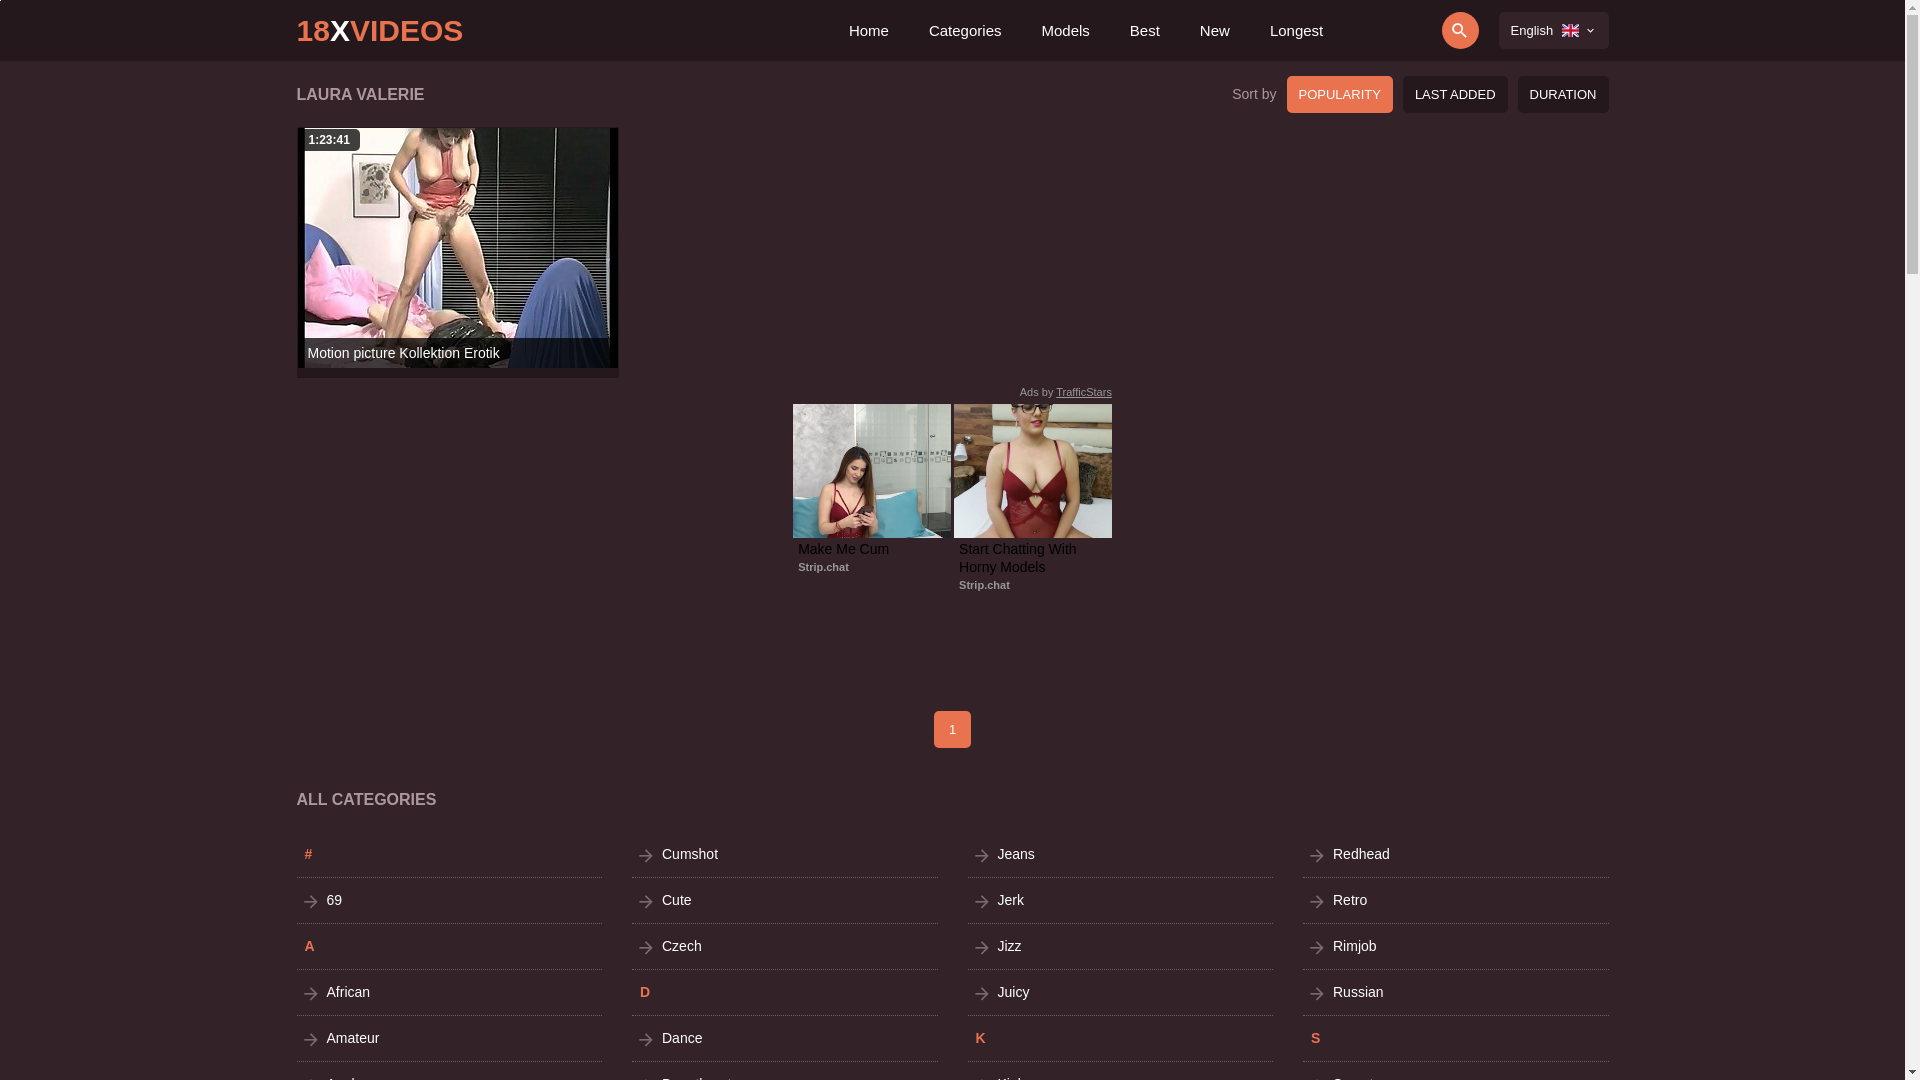  What do you see at coordinates (448, 1037) in the screenshot?
I see `'Amateur'` at bounding box center [448, 1037].